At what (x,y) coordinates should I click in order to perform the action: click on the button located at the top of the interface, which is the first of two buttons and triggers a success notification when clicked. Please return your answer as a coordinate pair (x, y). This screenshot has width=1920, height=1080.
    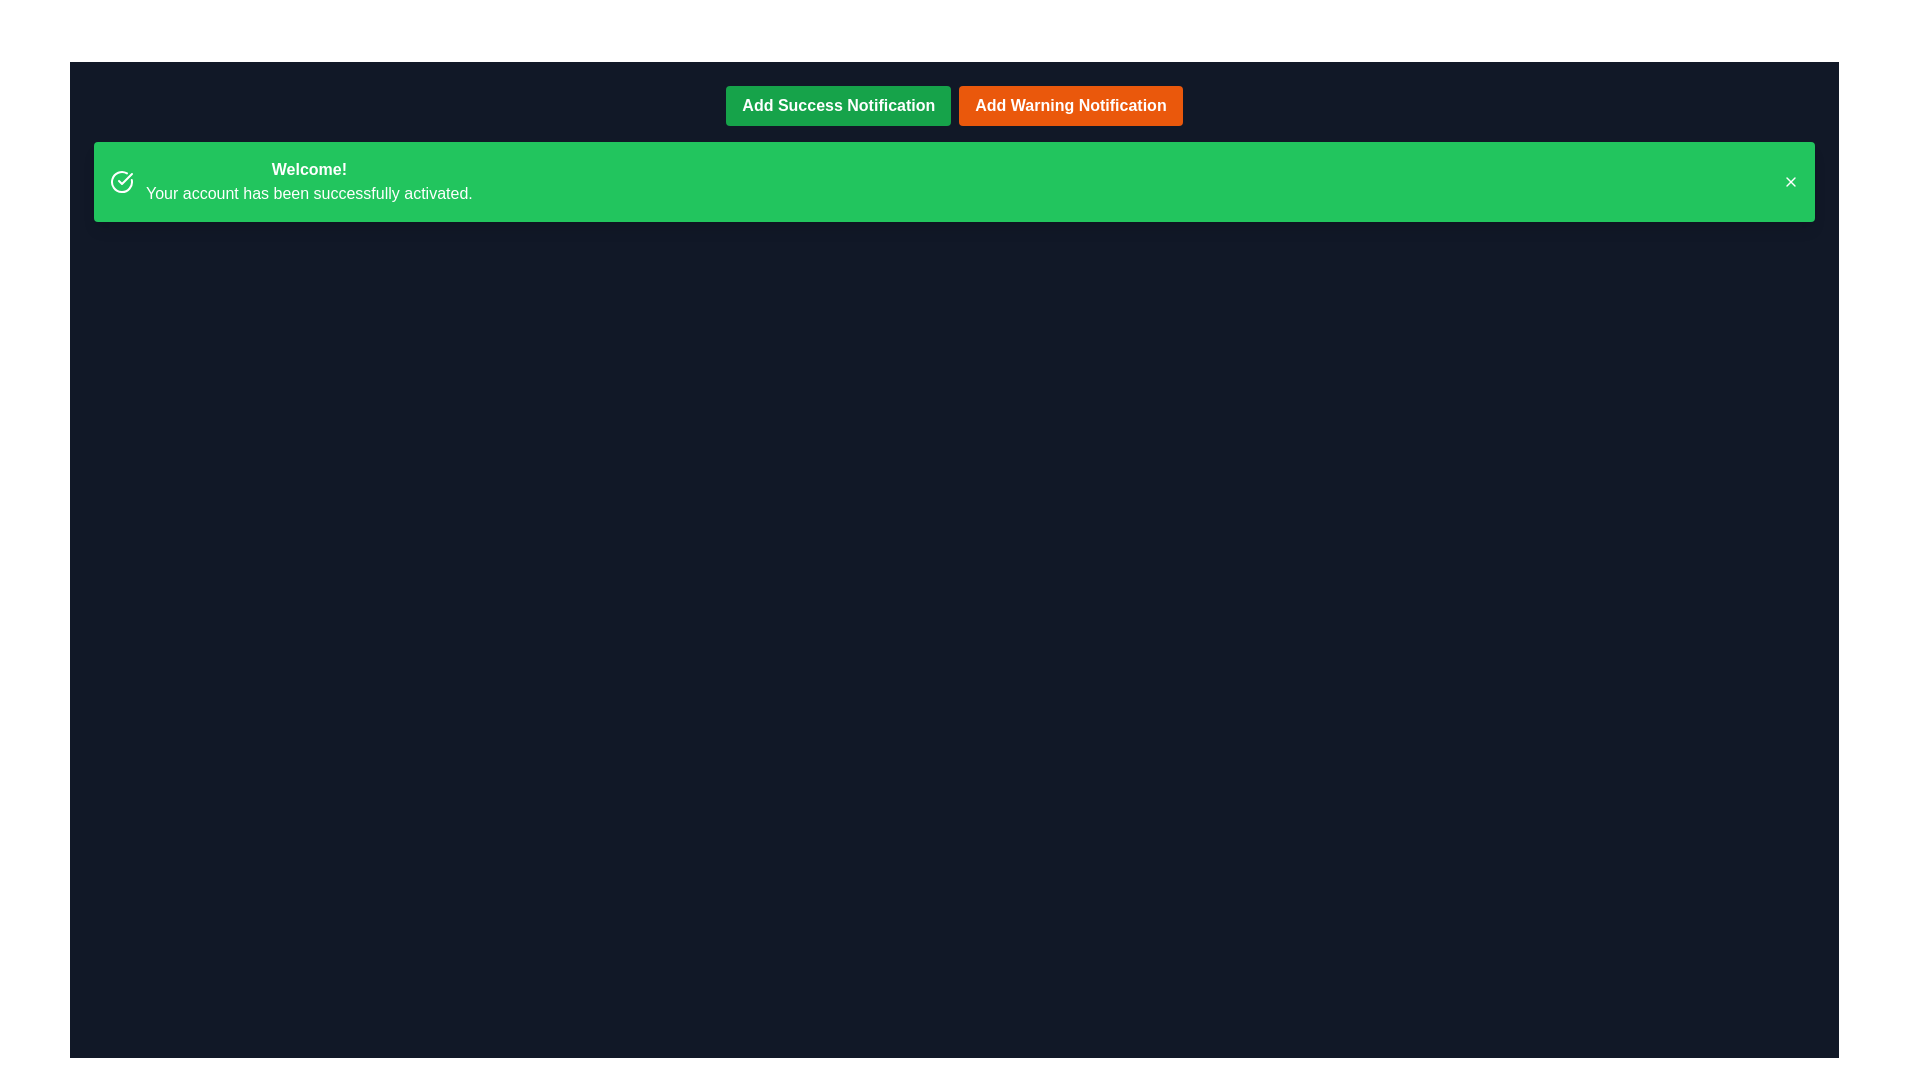
    Looking at the image, I should click on (838, 105).